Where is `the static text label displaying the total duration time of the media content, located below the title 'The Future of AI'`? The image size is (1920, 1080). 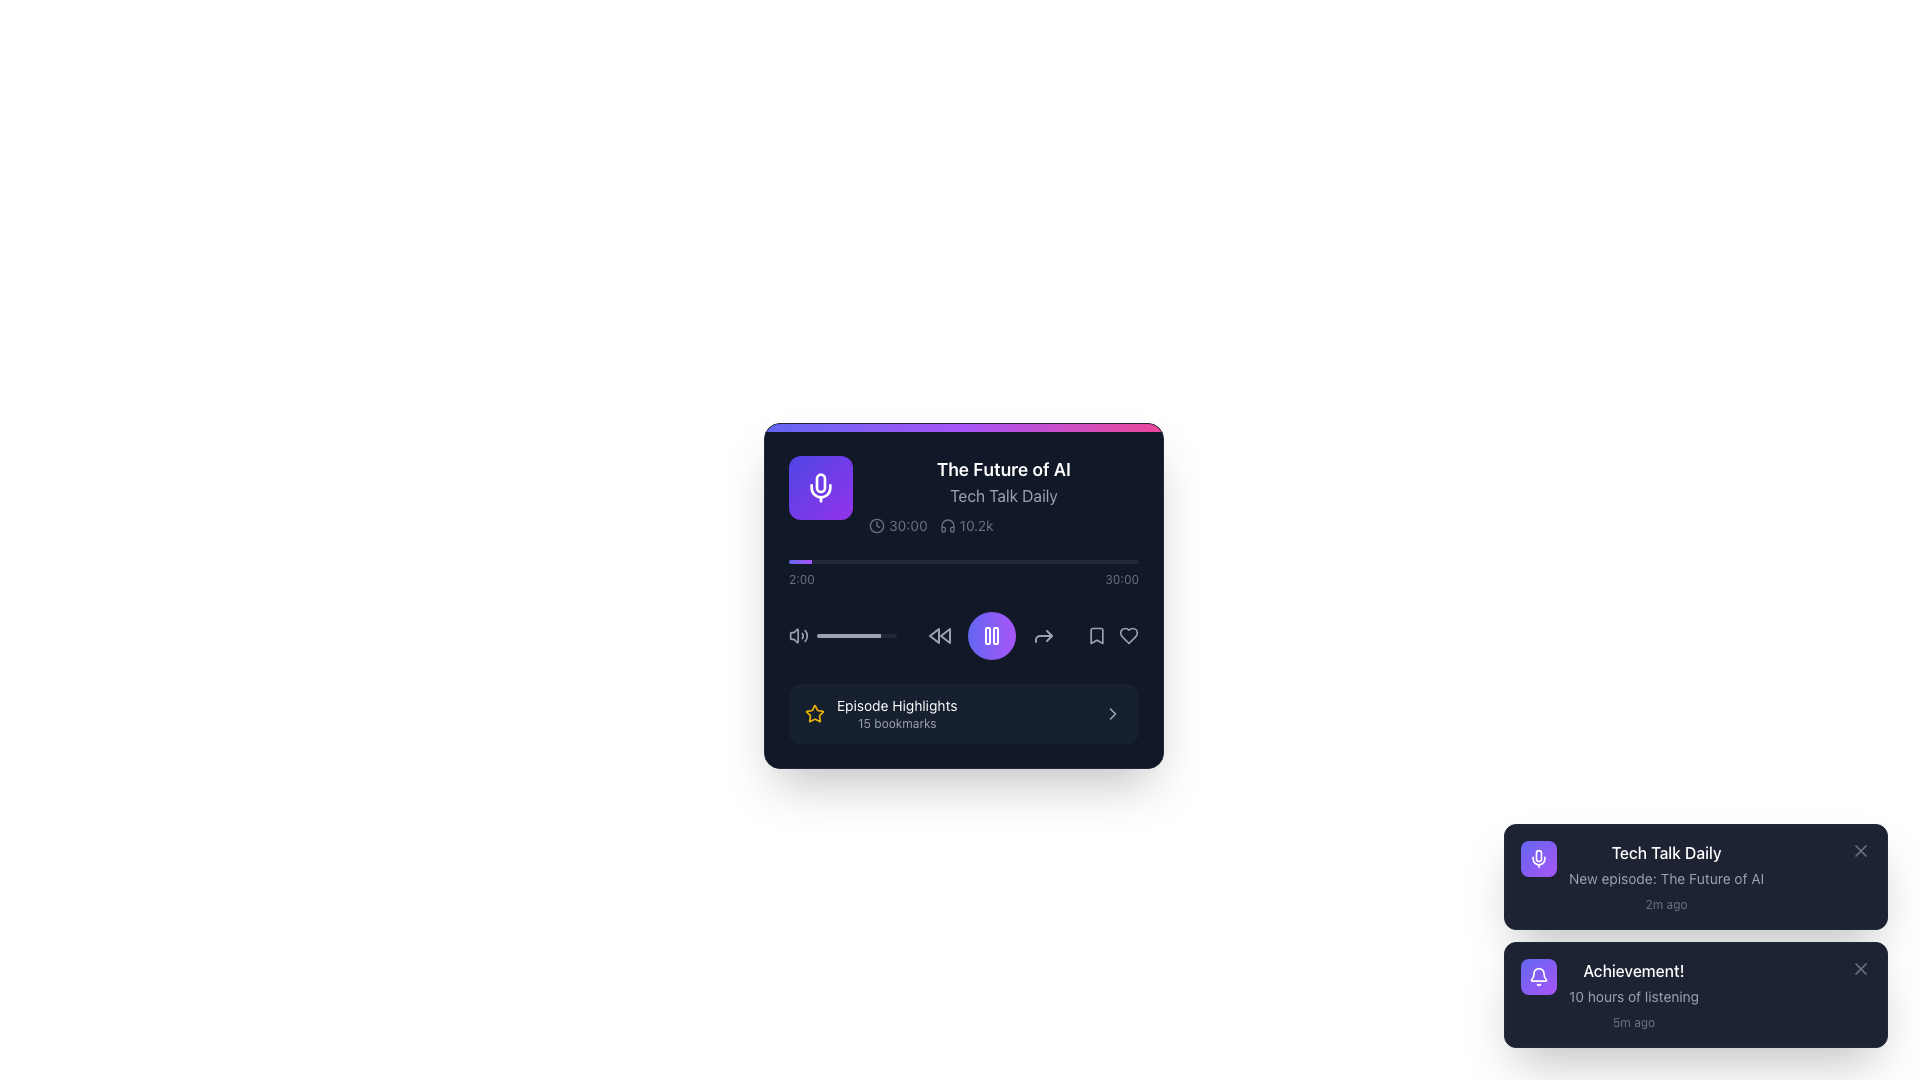 the static text label displaying the total duration time of the media content, located below the title 'The Future of AI' is located at coordinates (897, 524).